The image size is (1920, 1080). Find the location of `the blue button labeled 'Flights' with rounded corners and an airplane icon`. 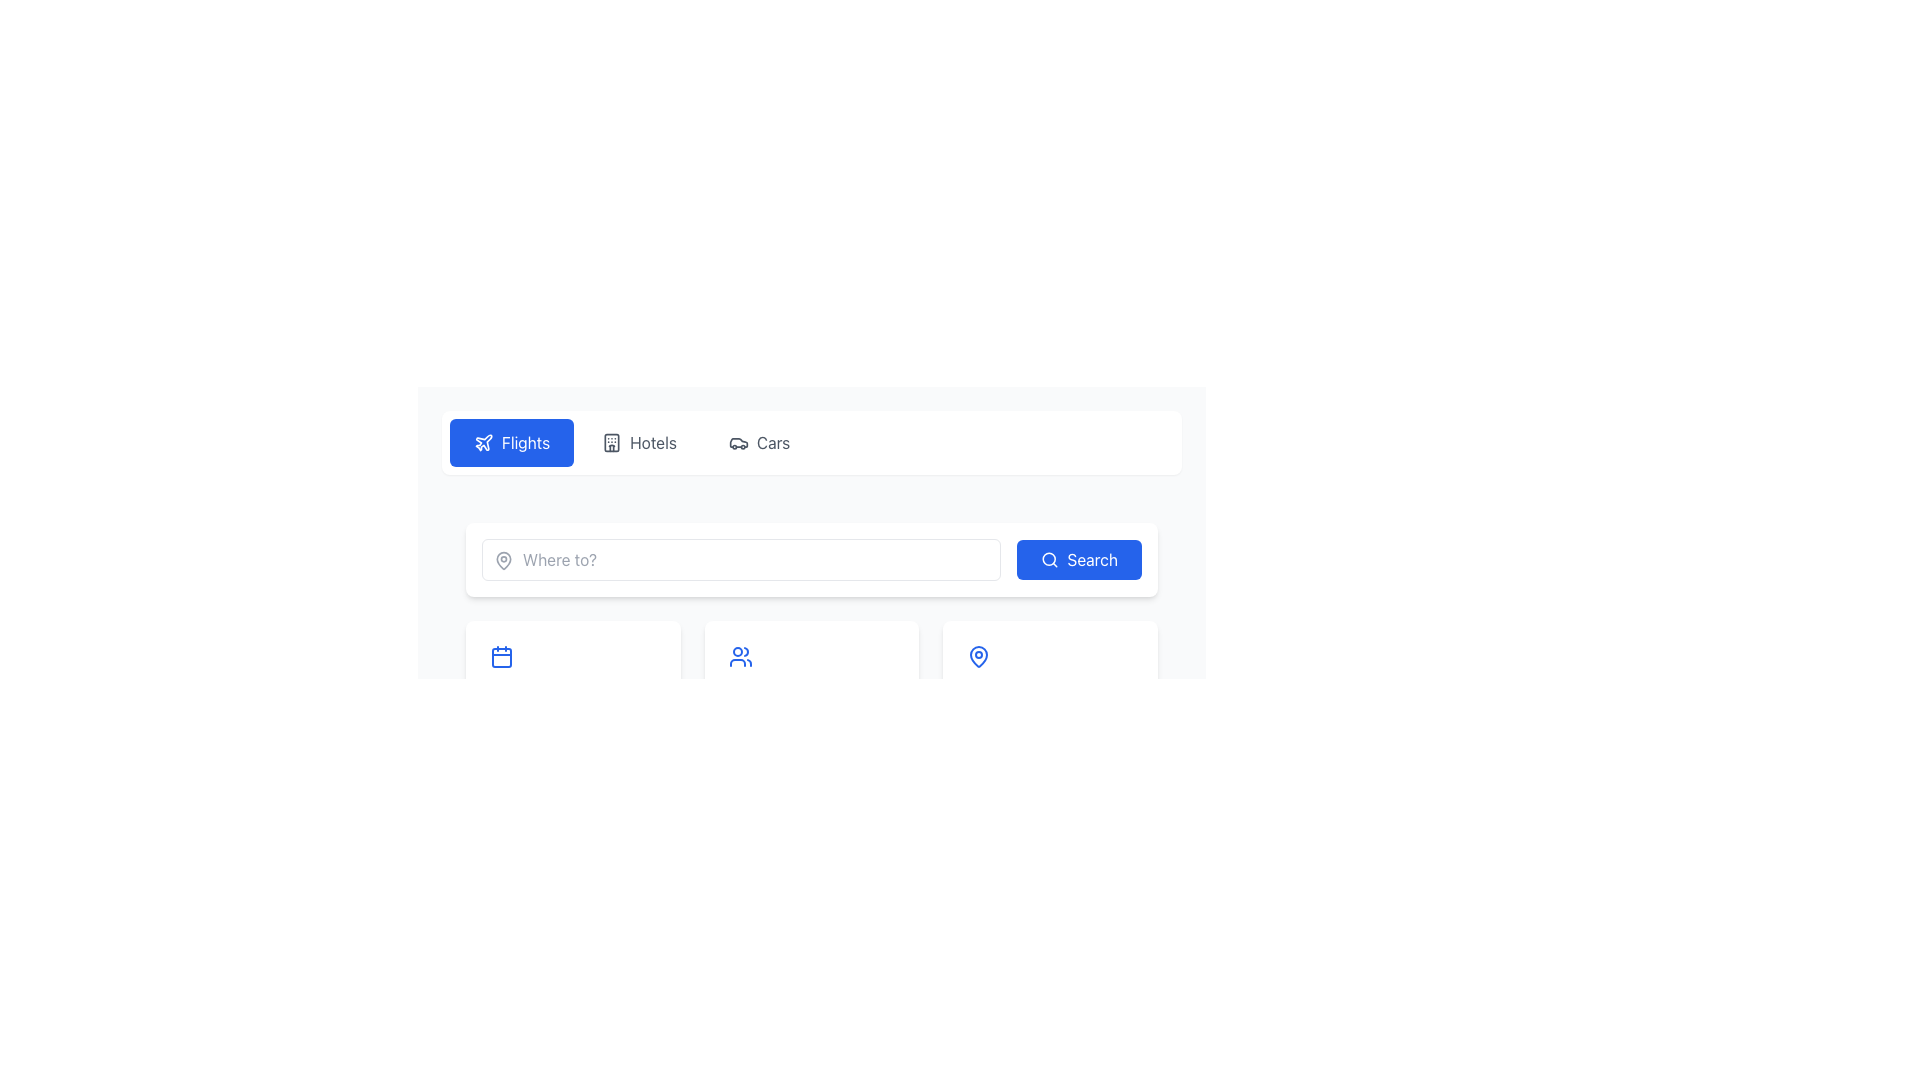

the blue button labeled 'Flights' with rounded corners and an airplane icon is located at coordinates (512, 442).